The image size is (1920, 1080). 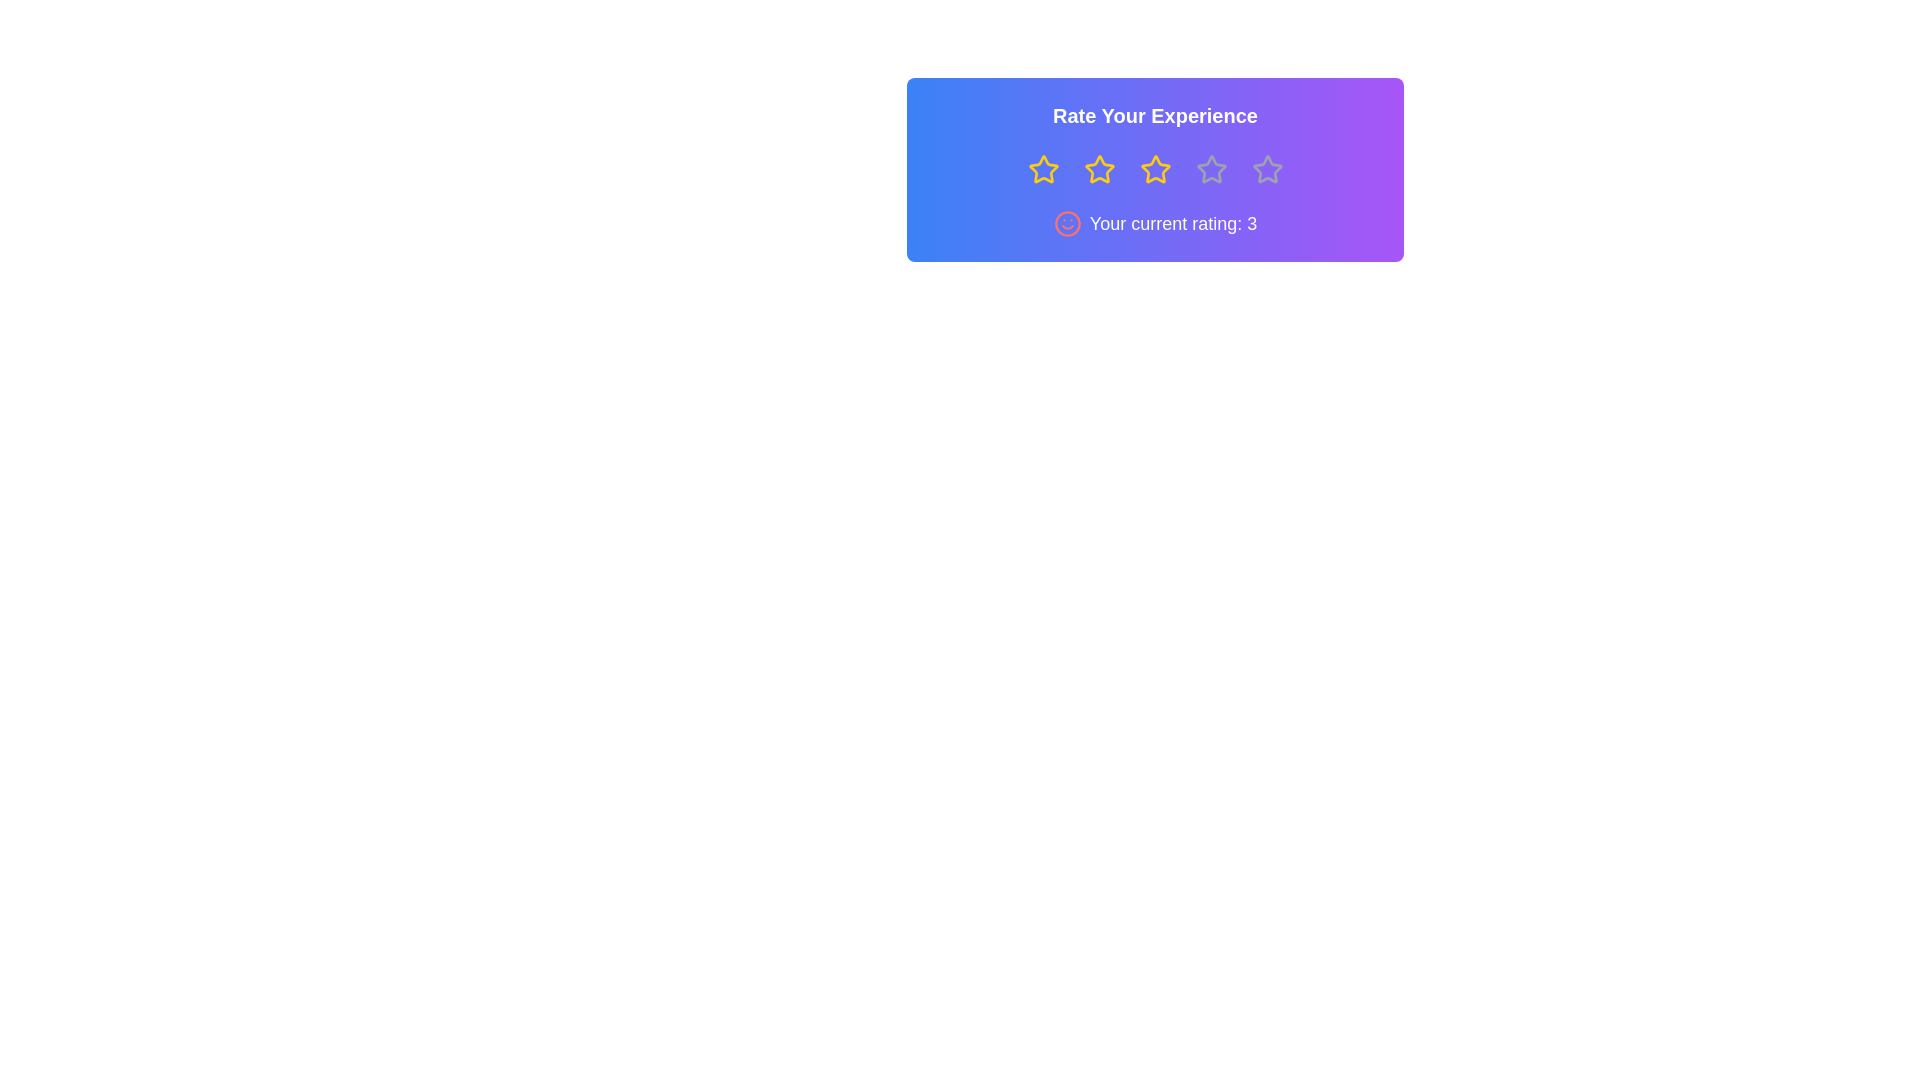 I want to click on the star representing 1 stars to preview the rating effect, so click(x=1042, y=168).